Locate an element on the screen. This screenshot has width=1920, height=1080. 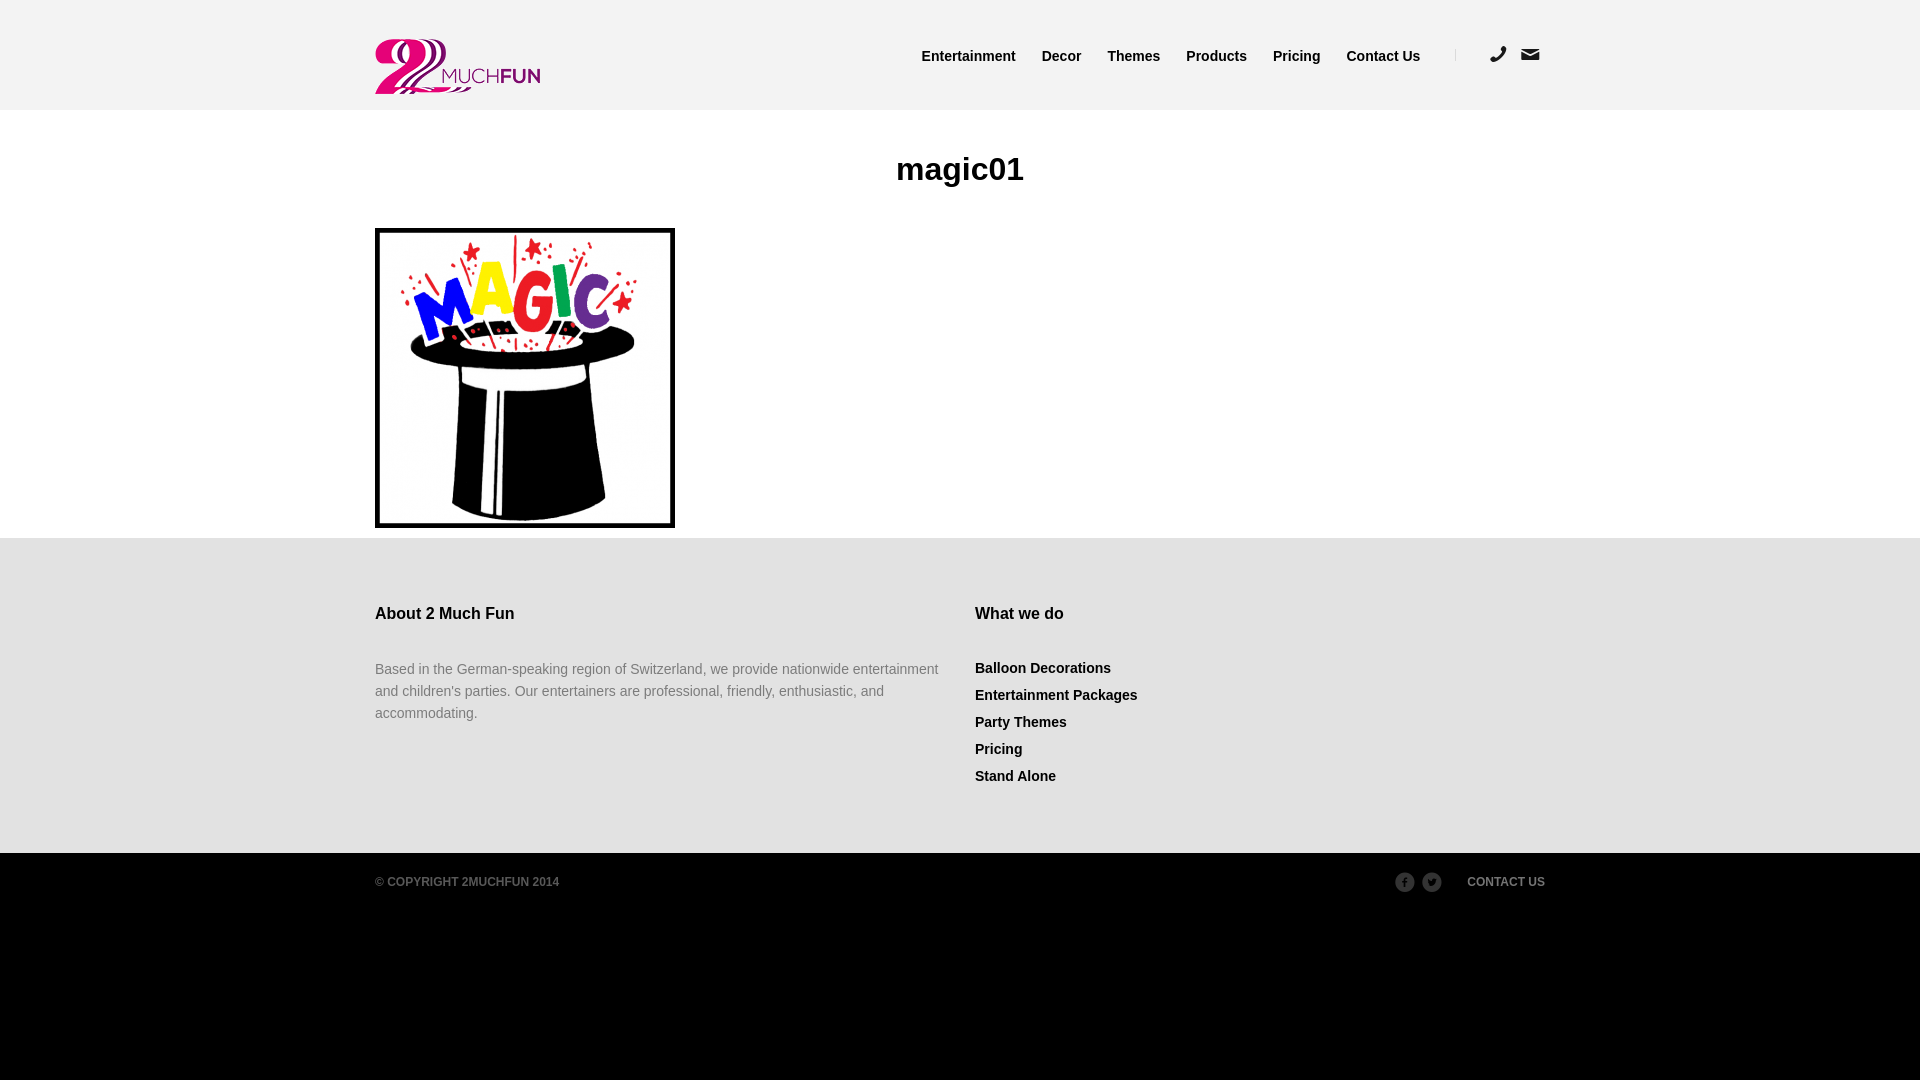
'Decor' is located at coordinates (1028, 53).